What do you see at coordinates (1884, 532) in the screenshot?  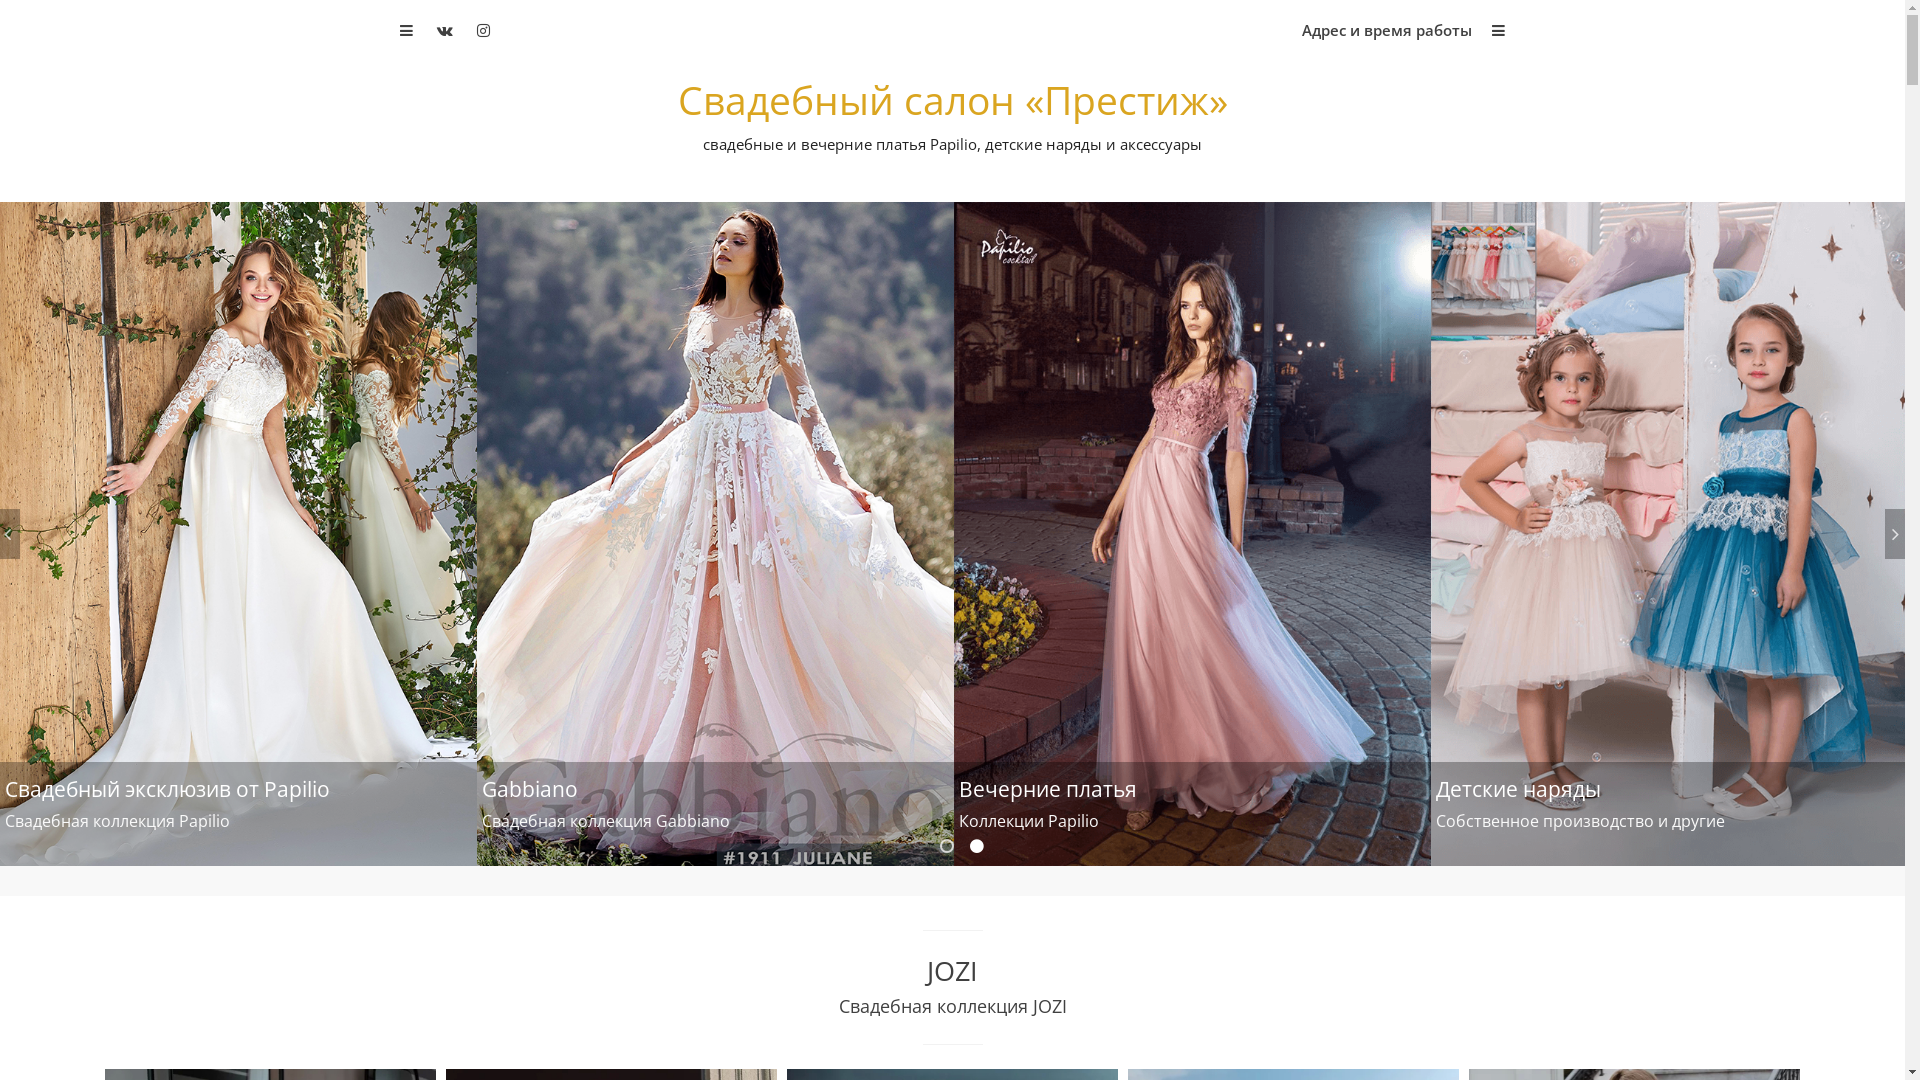 I see `'NEXT'` at bounding box center [1884, 532].